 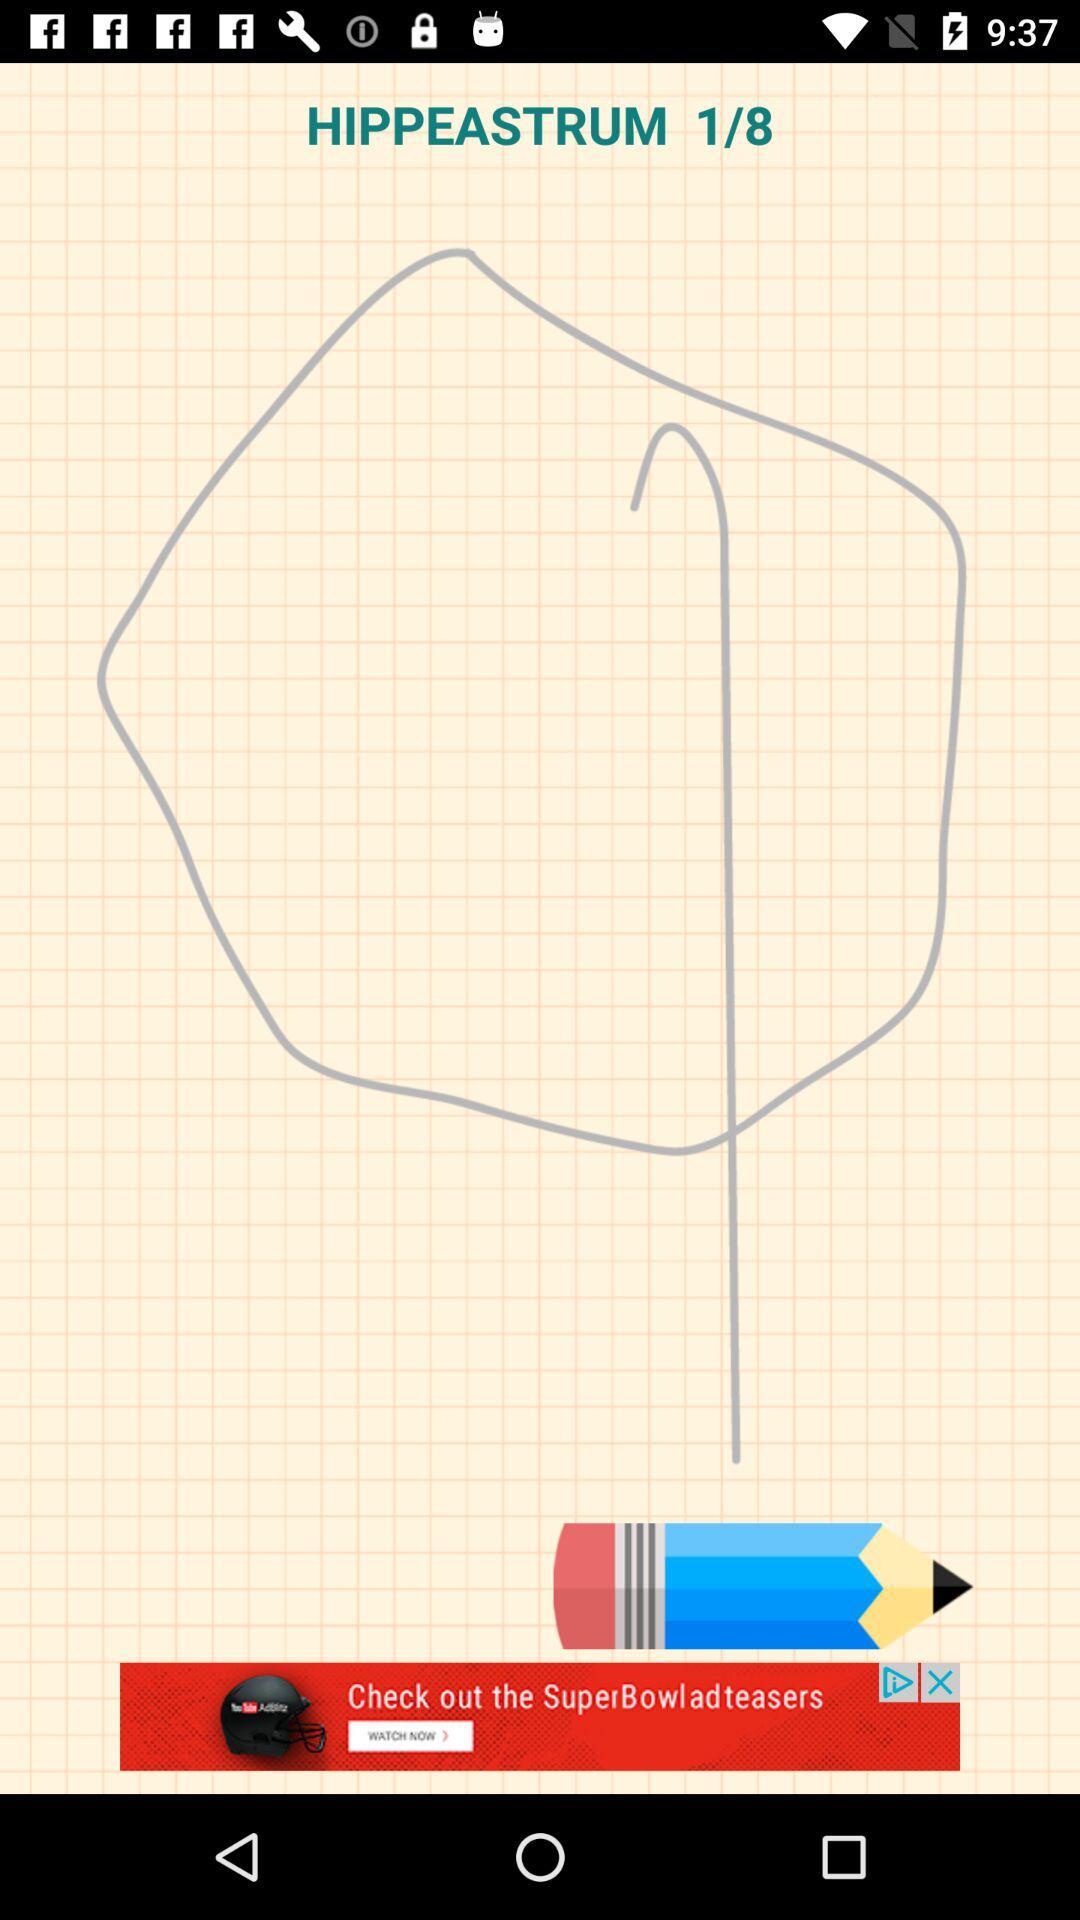 I want to click on draw, so click(x=763, y=1585).